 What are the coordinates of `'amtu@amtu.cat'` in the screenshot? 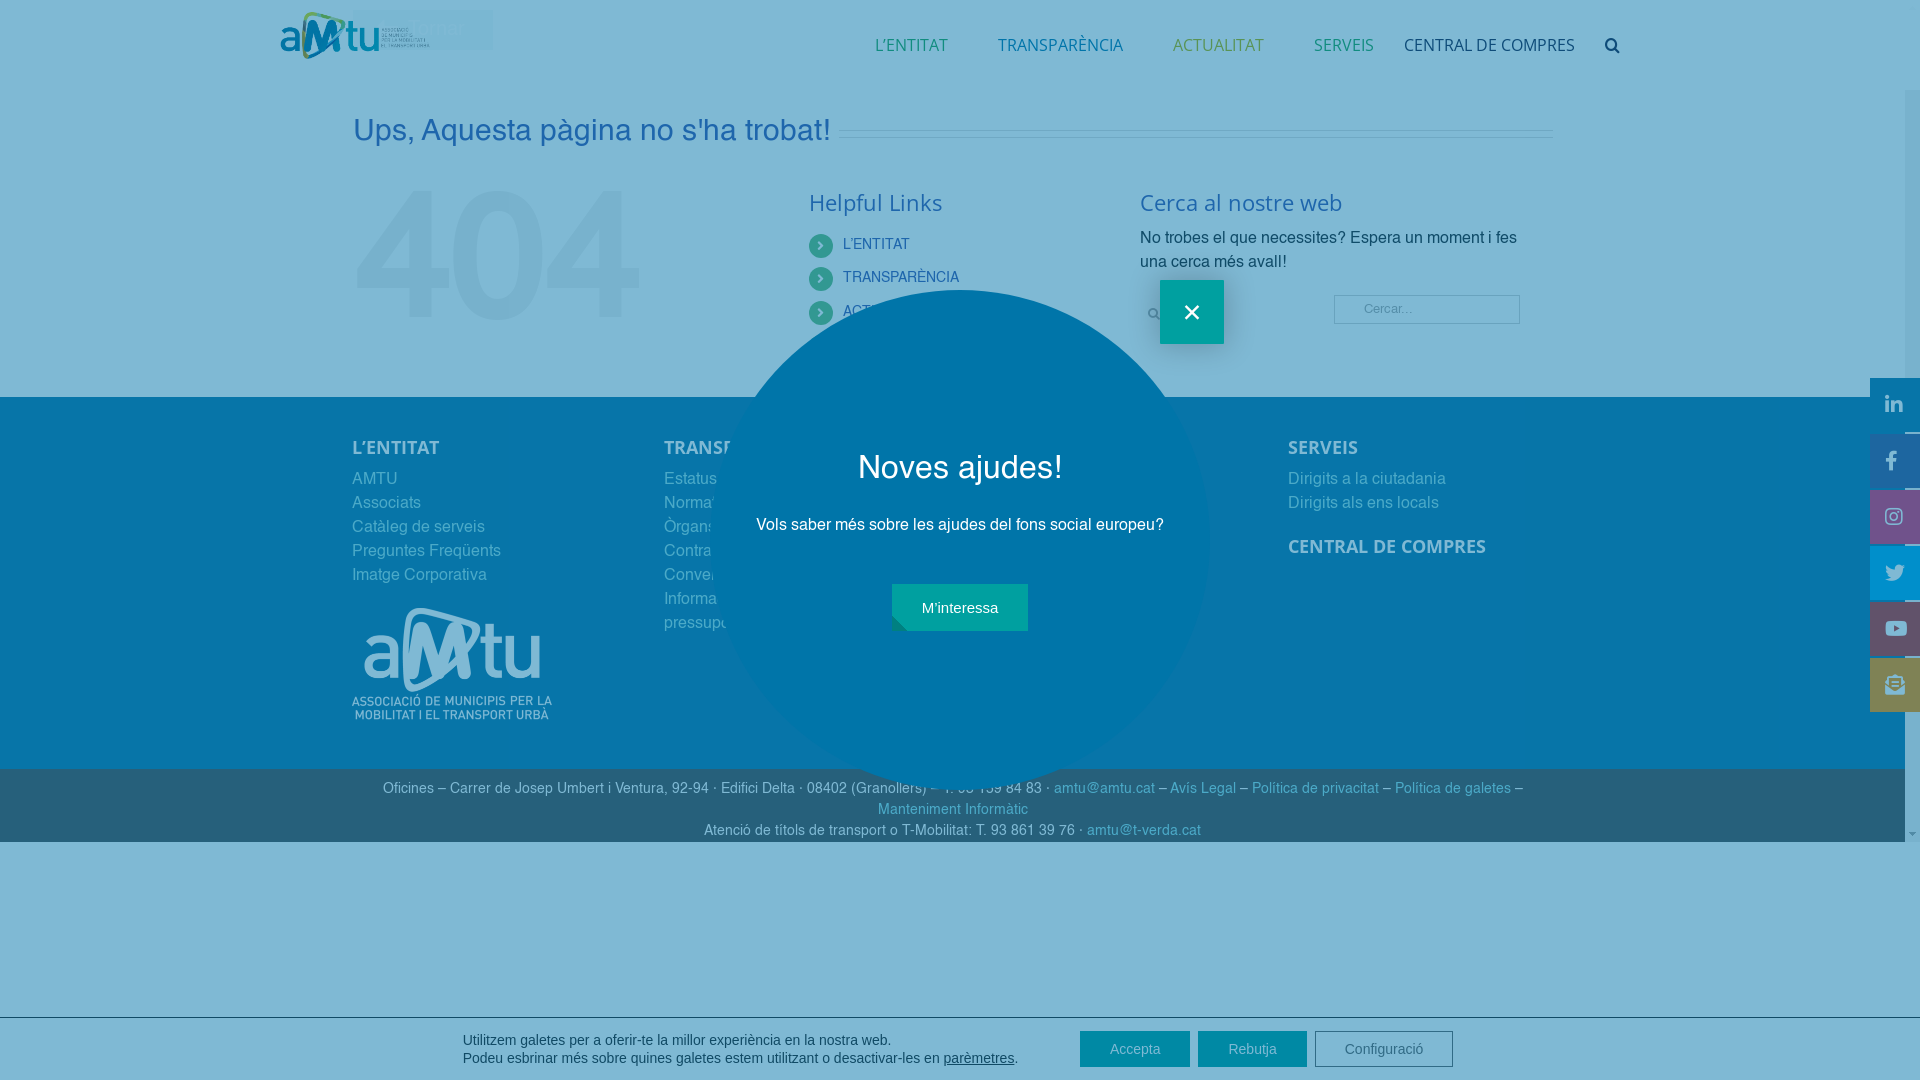 It's located at (1103, 788).